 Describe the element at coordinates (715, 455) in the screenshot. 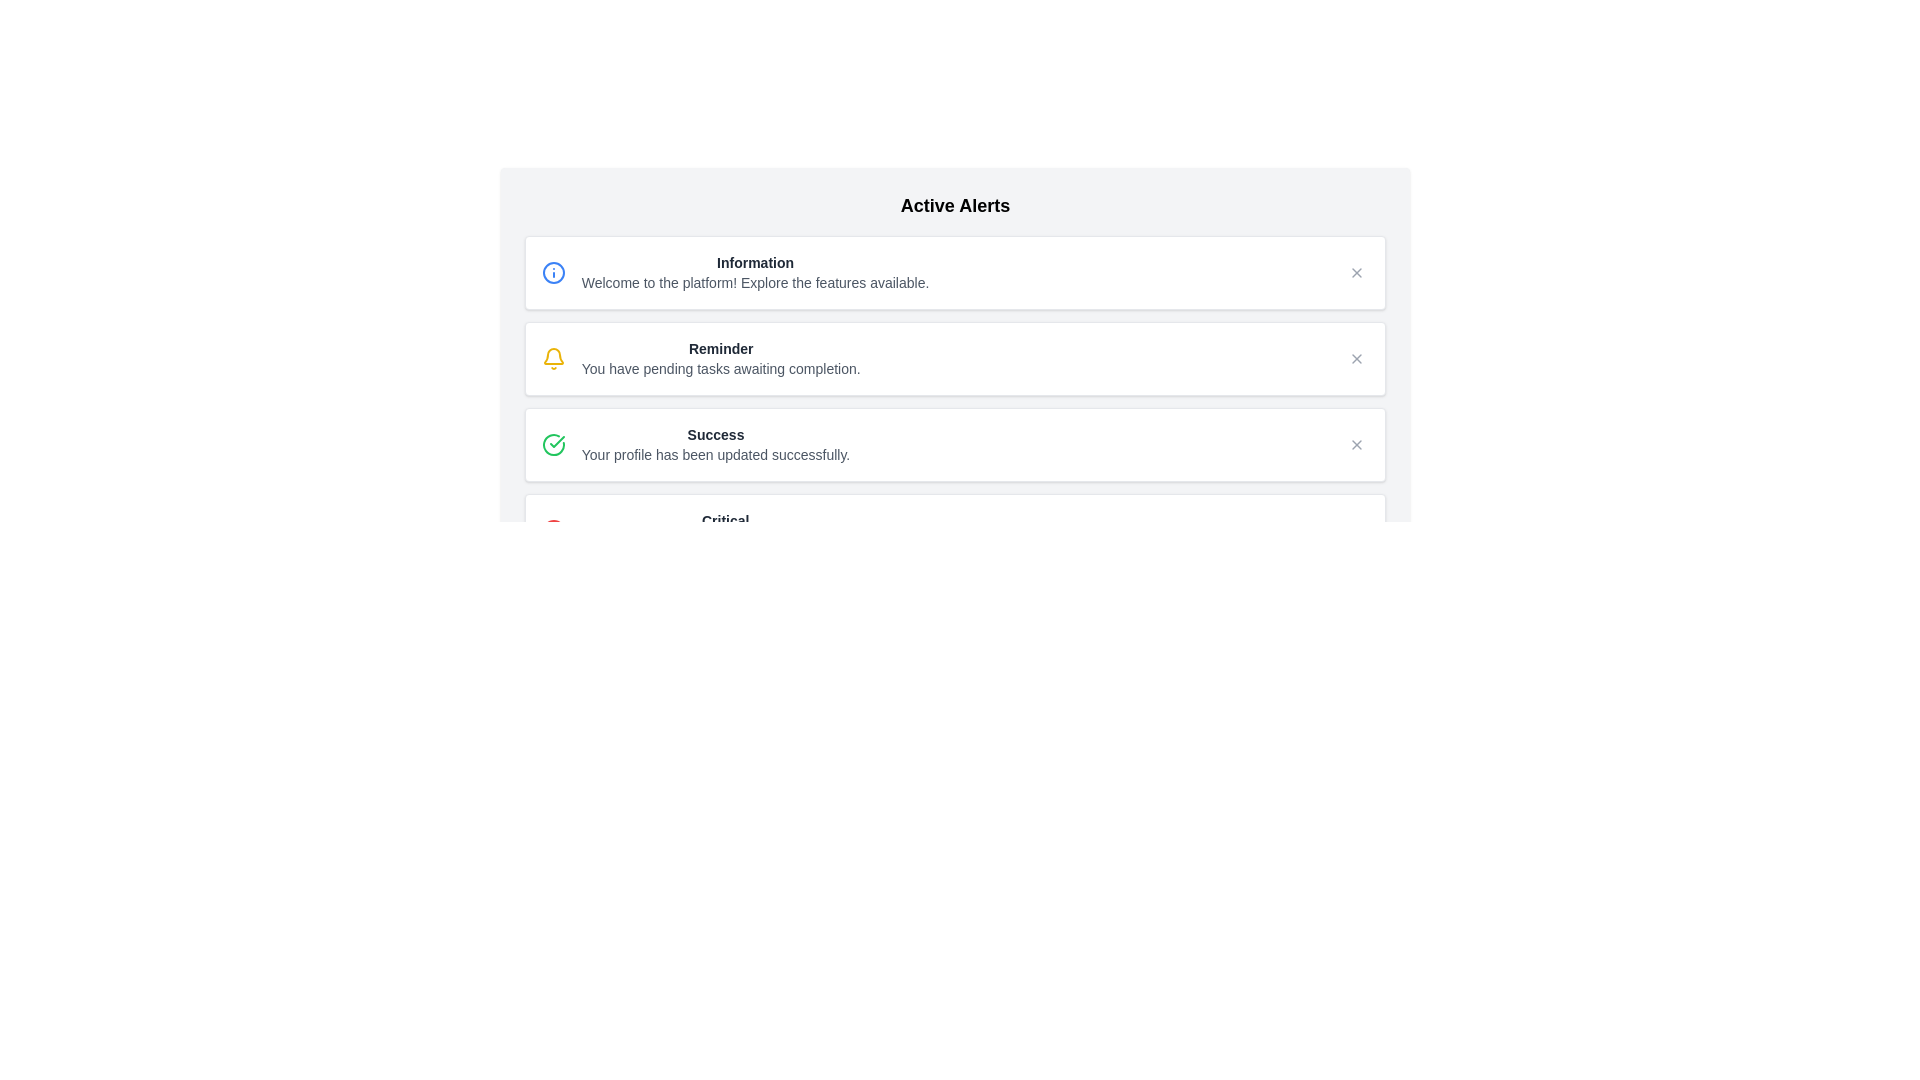

I see `notification message indicating the successful update of the user's profile, located beneath the bolded title 'Success' in the notification block` at that location.